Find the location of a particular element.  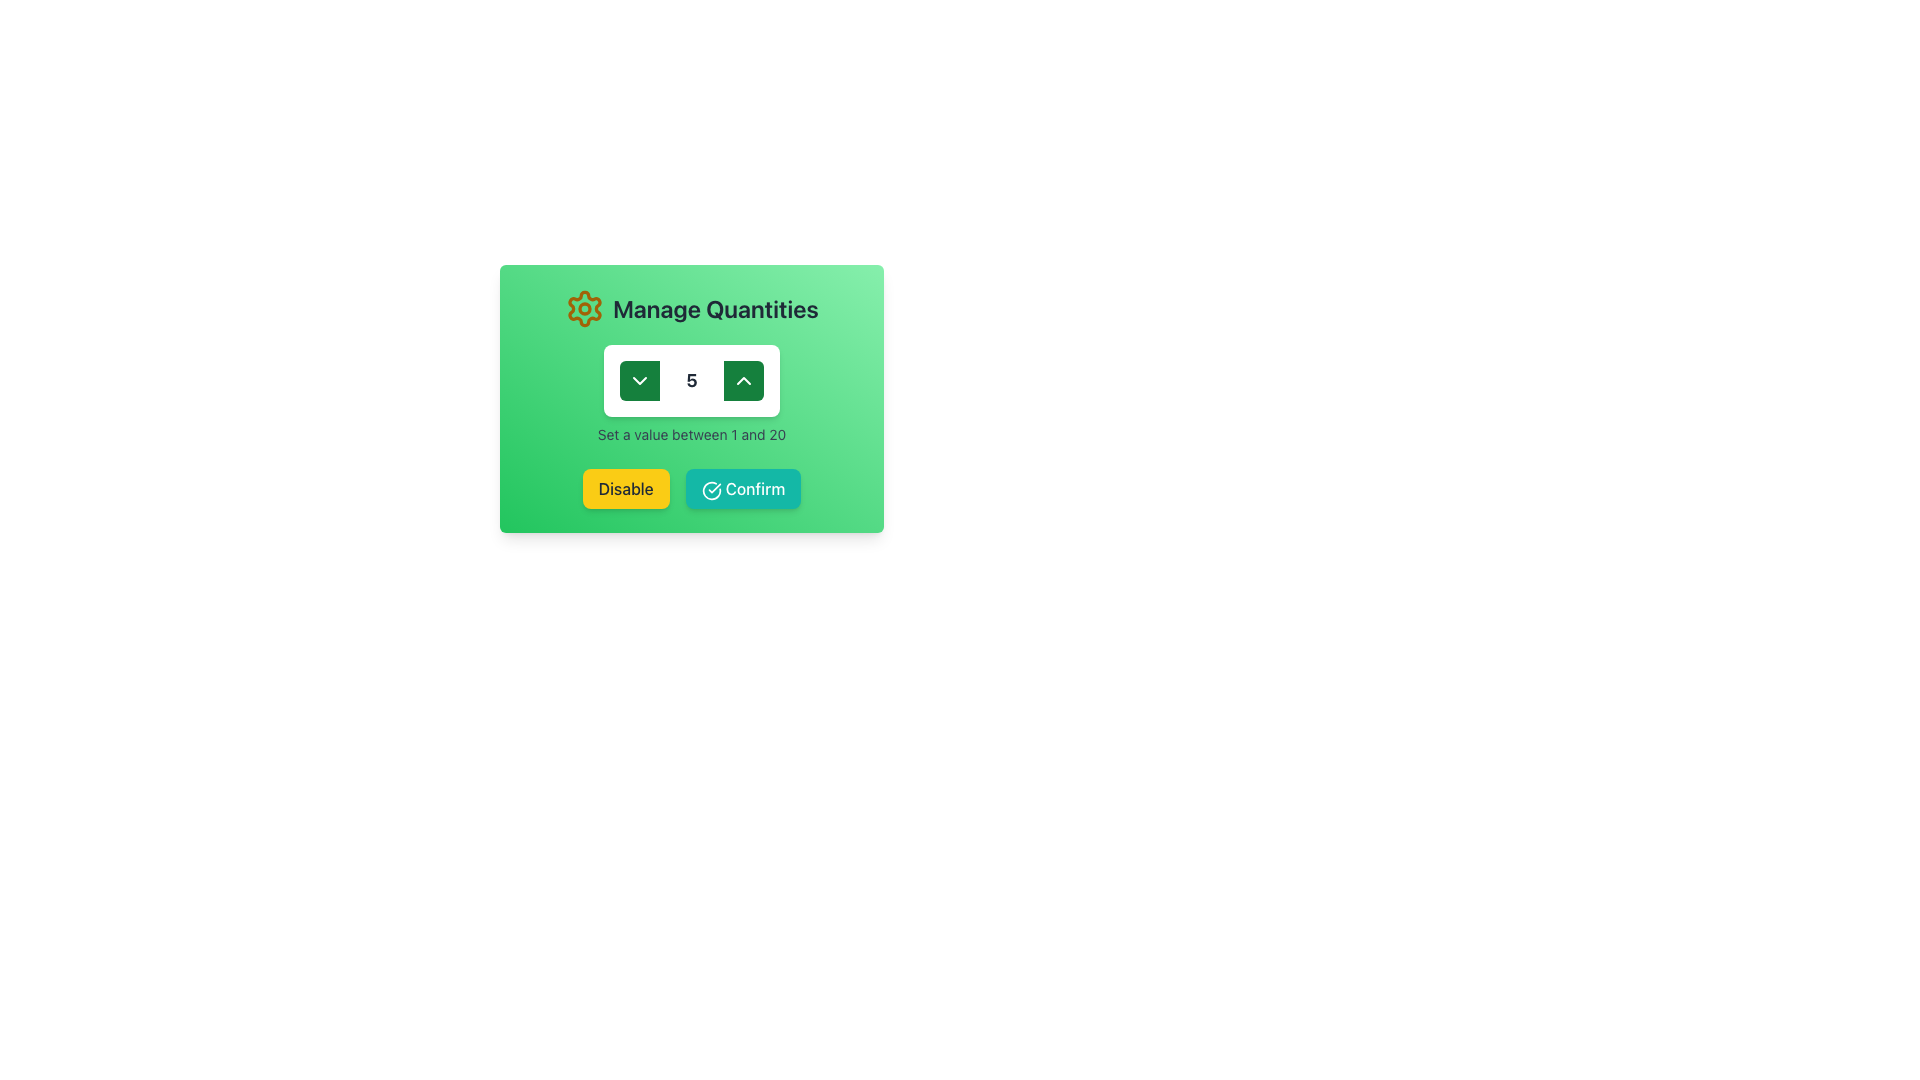

the text label providing instructions for the acceptable input range, located below the number input and above the 'Disable' and 'Confirm' action buttons is located at coordinates (691, 434).